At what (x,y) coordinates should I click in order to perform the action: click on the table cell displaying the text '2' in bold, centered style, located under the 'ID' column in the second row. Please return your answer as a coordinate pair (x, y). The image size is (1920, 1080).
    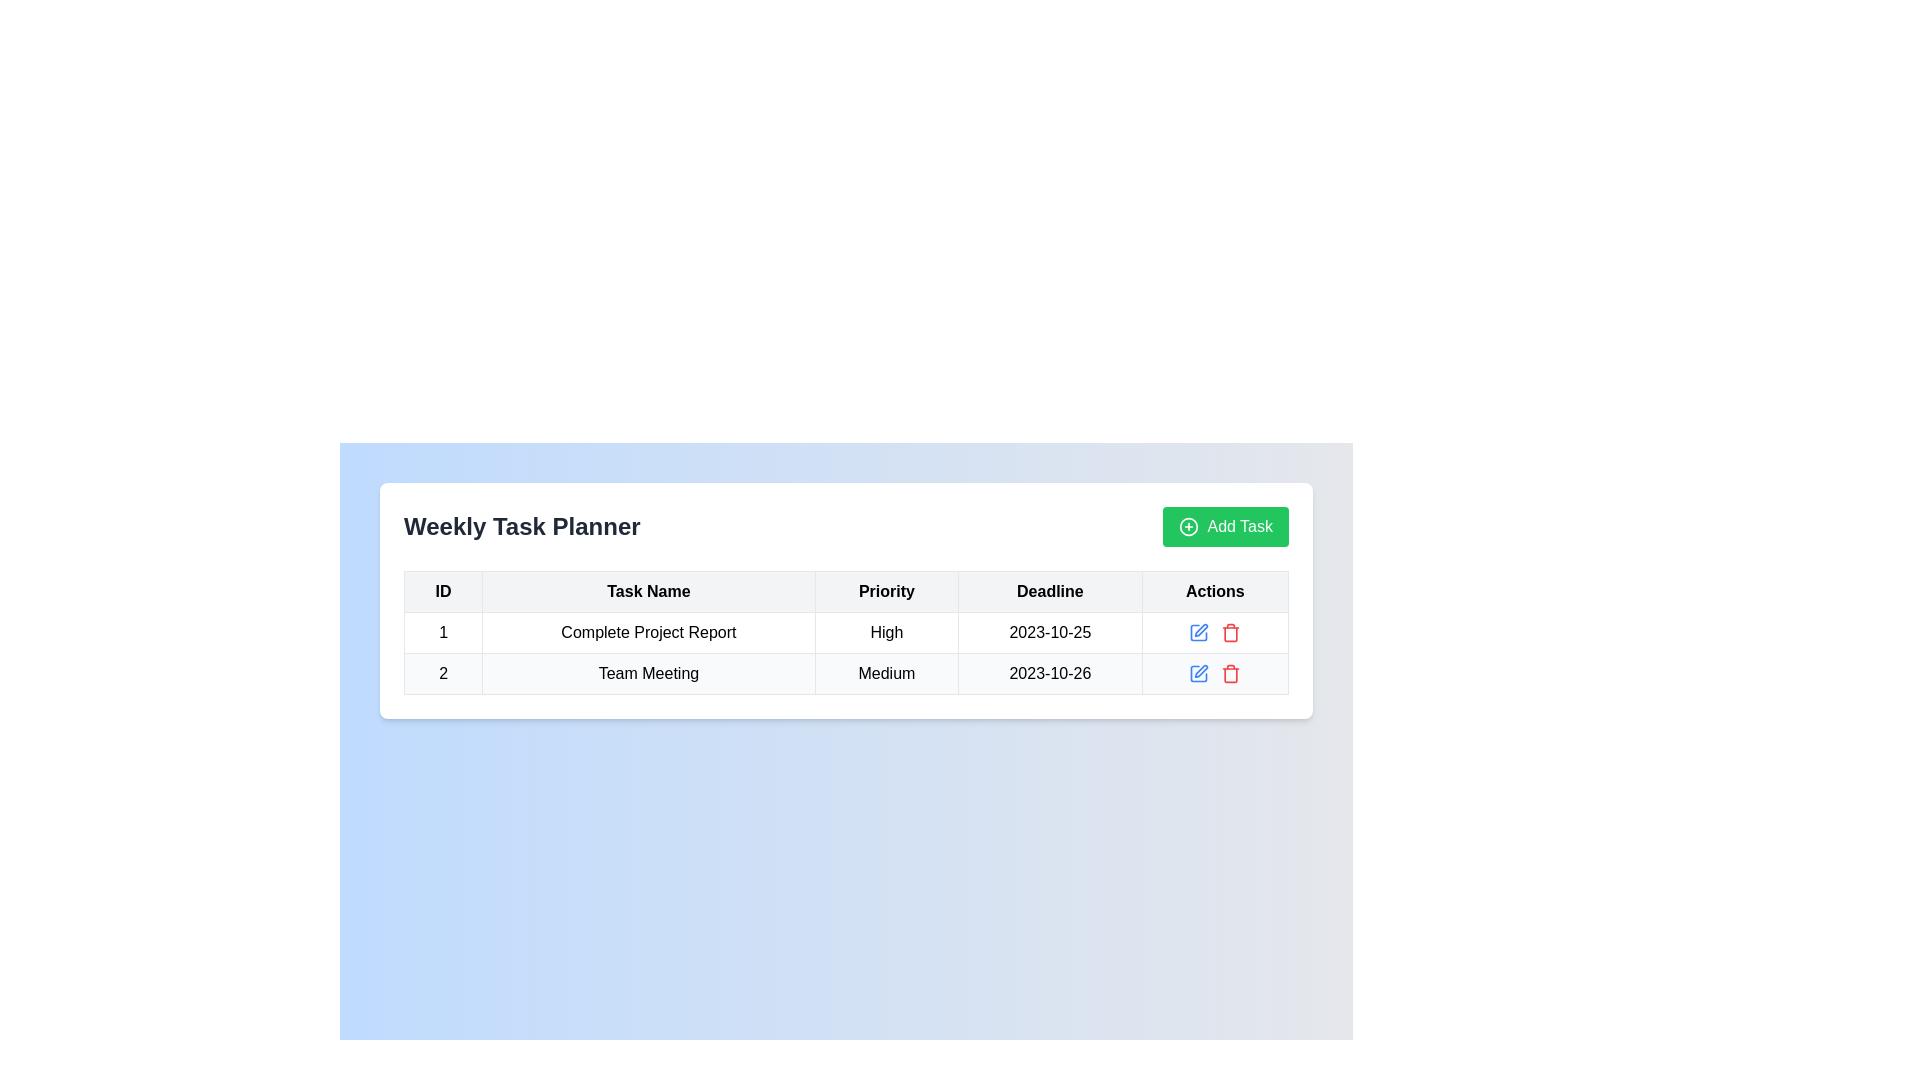
    Looking at the image, I should click on (442, 674).